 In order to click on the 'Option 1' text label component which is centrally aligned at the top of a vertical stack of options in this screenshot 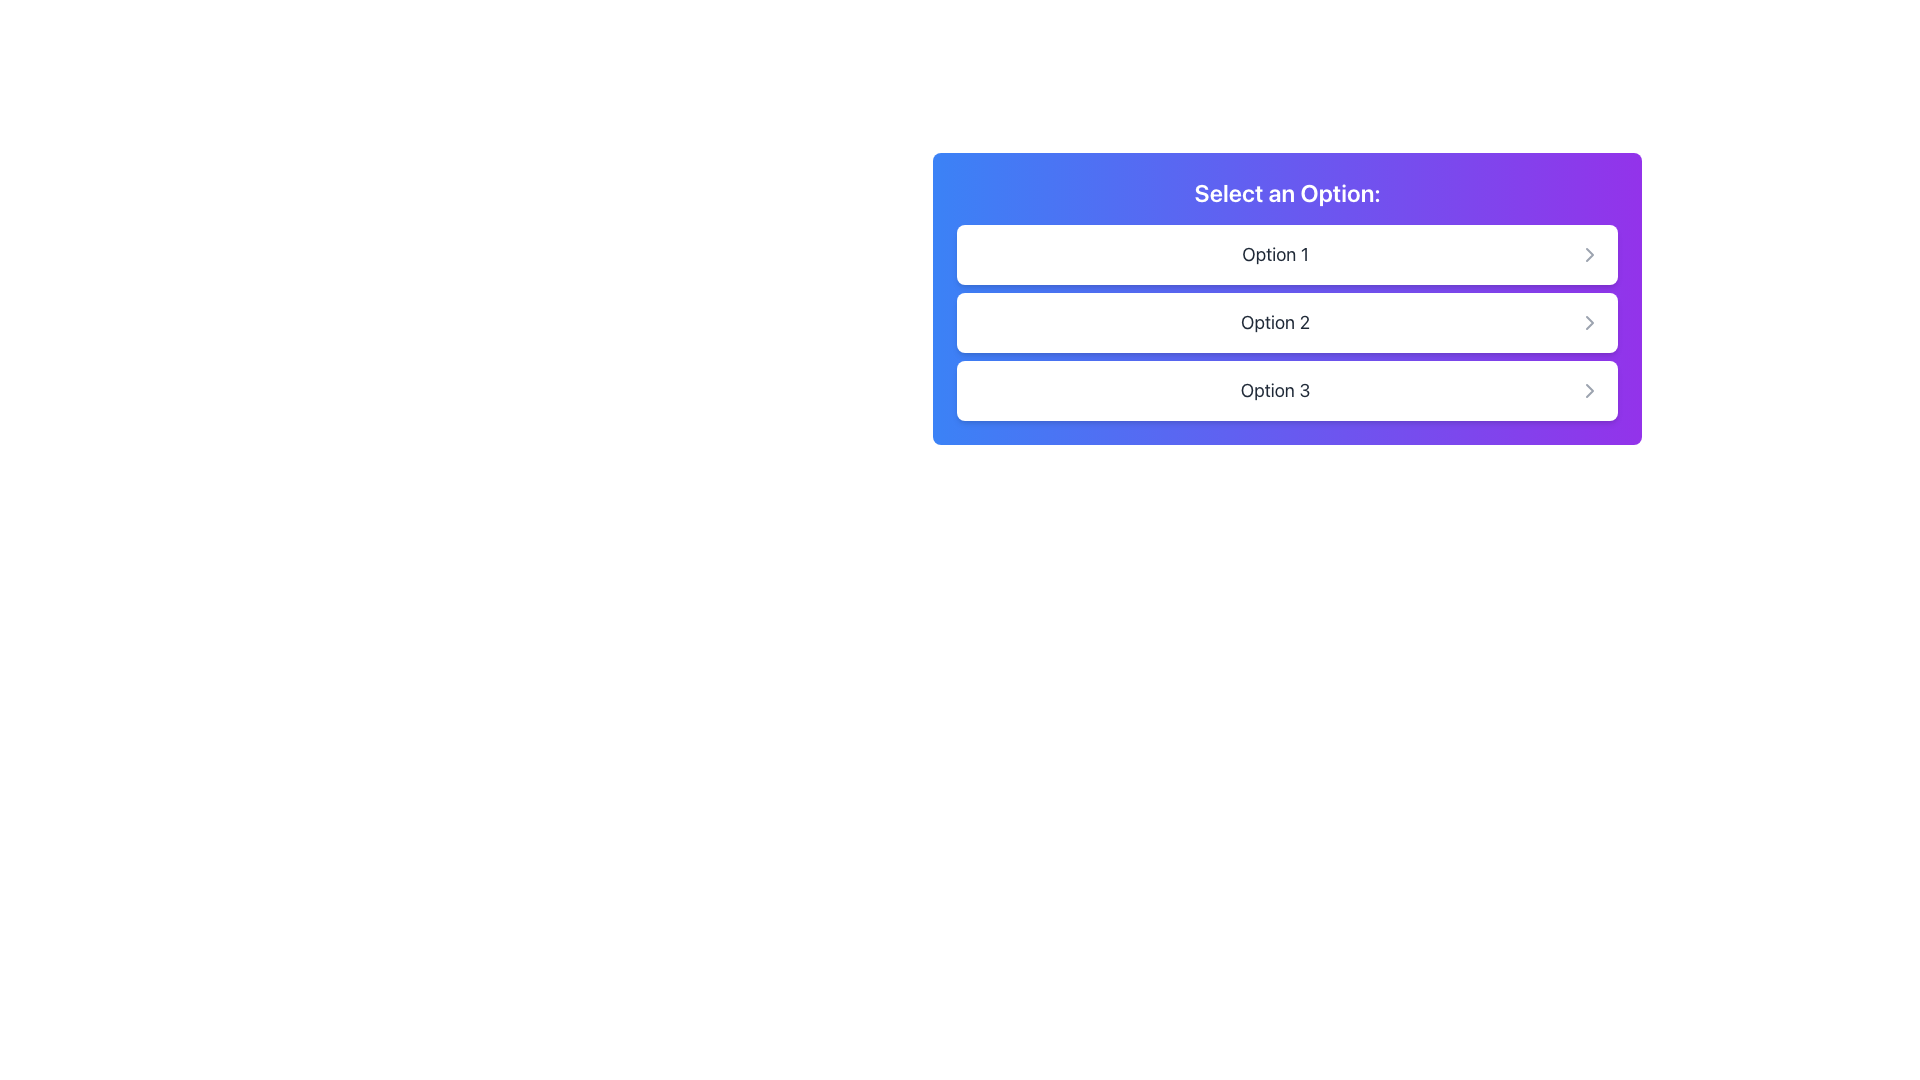, I will do `click(1274, 253)`.